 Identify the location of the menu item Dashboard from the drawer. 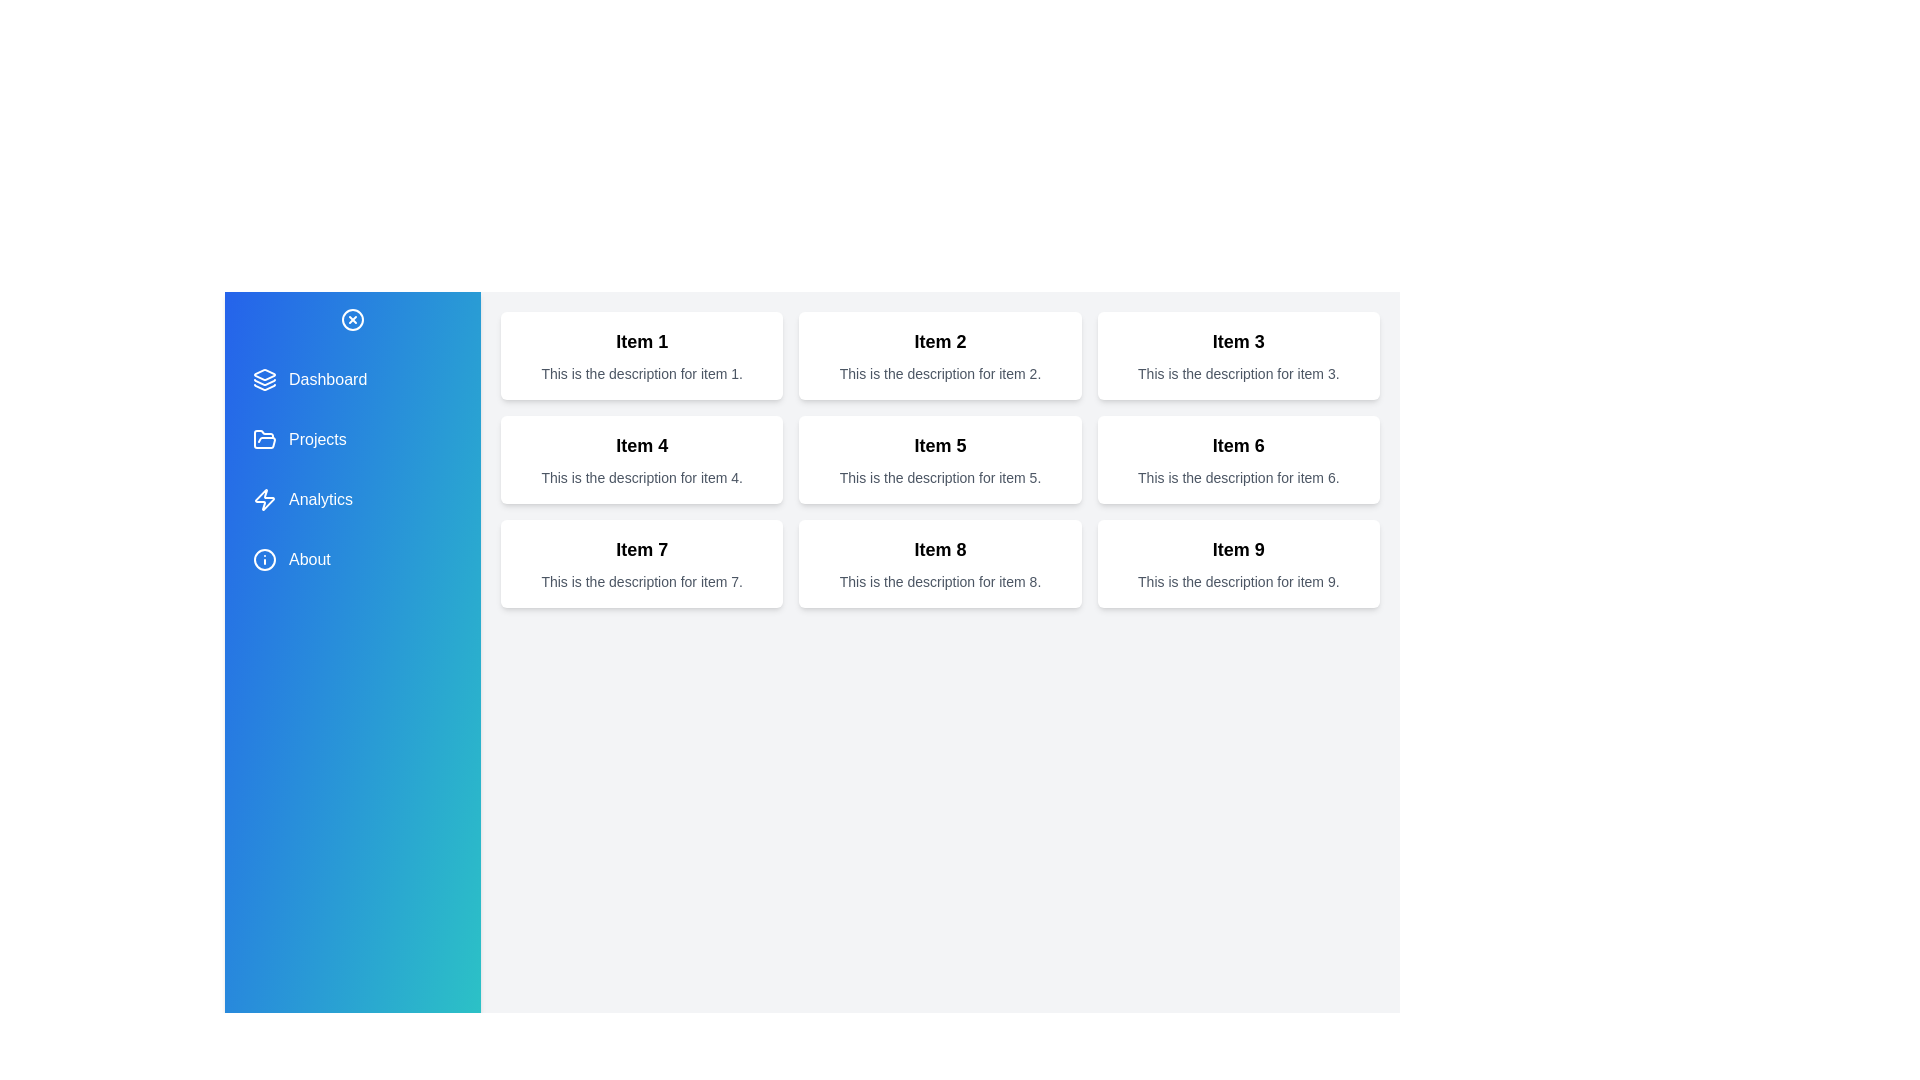
(353, 380).